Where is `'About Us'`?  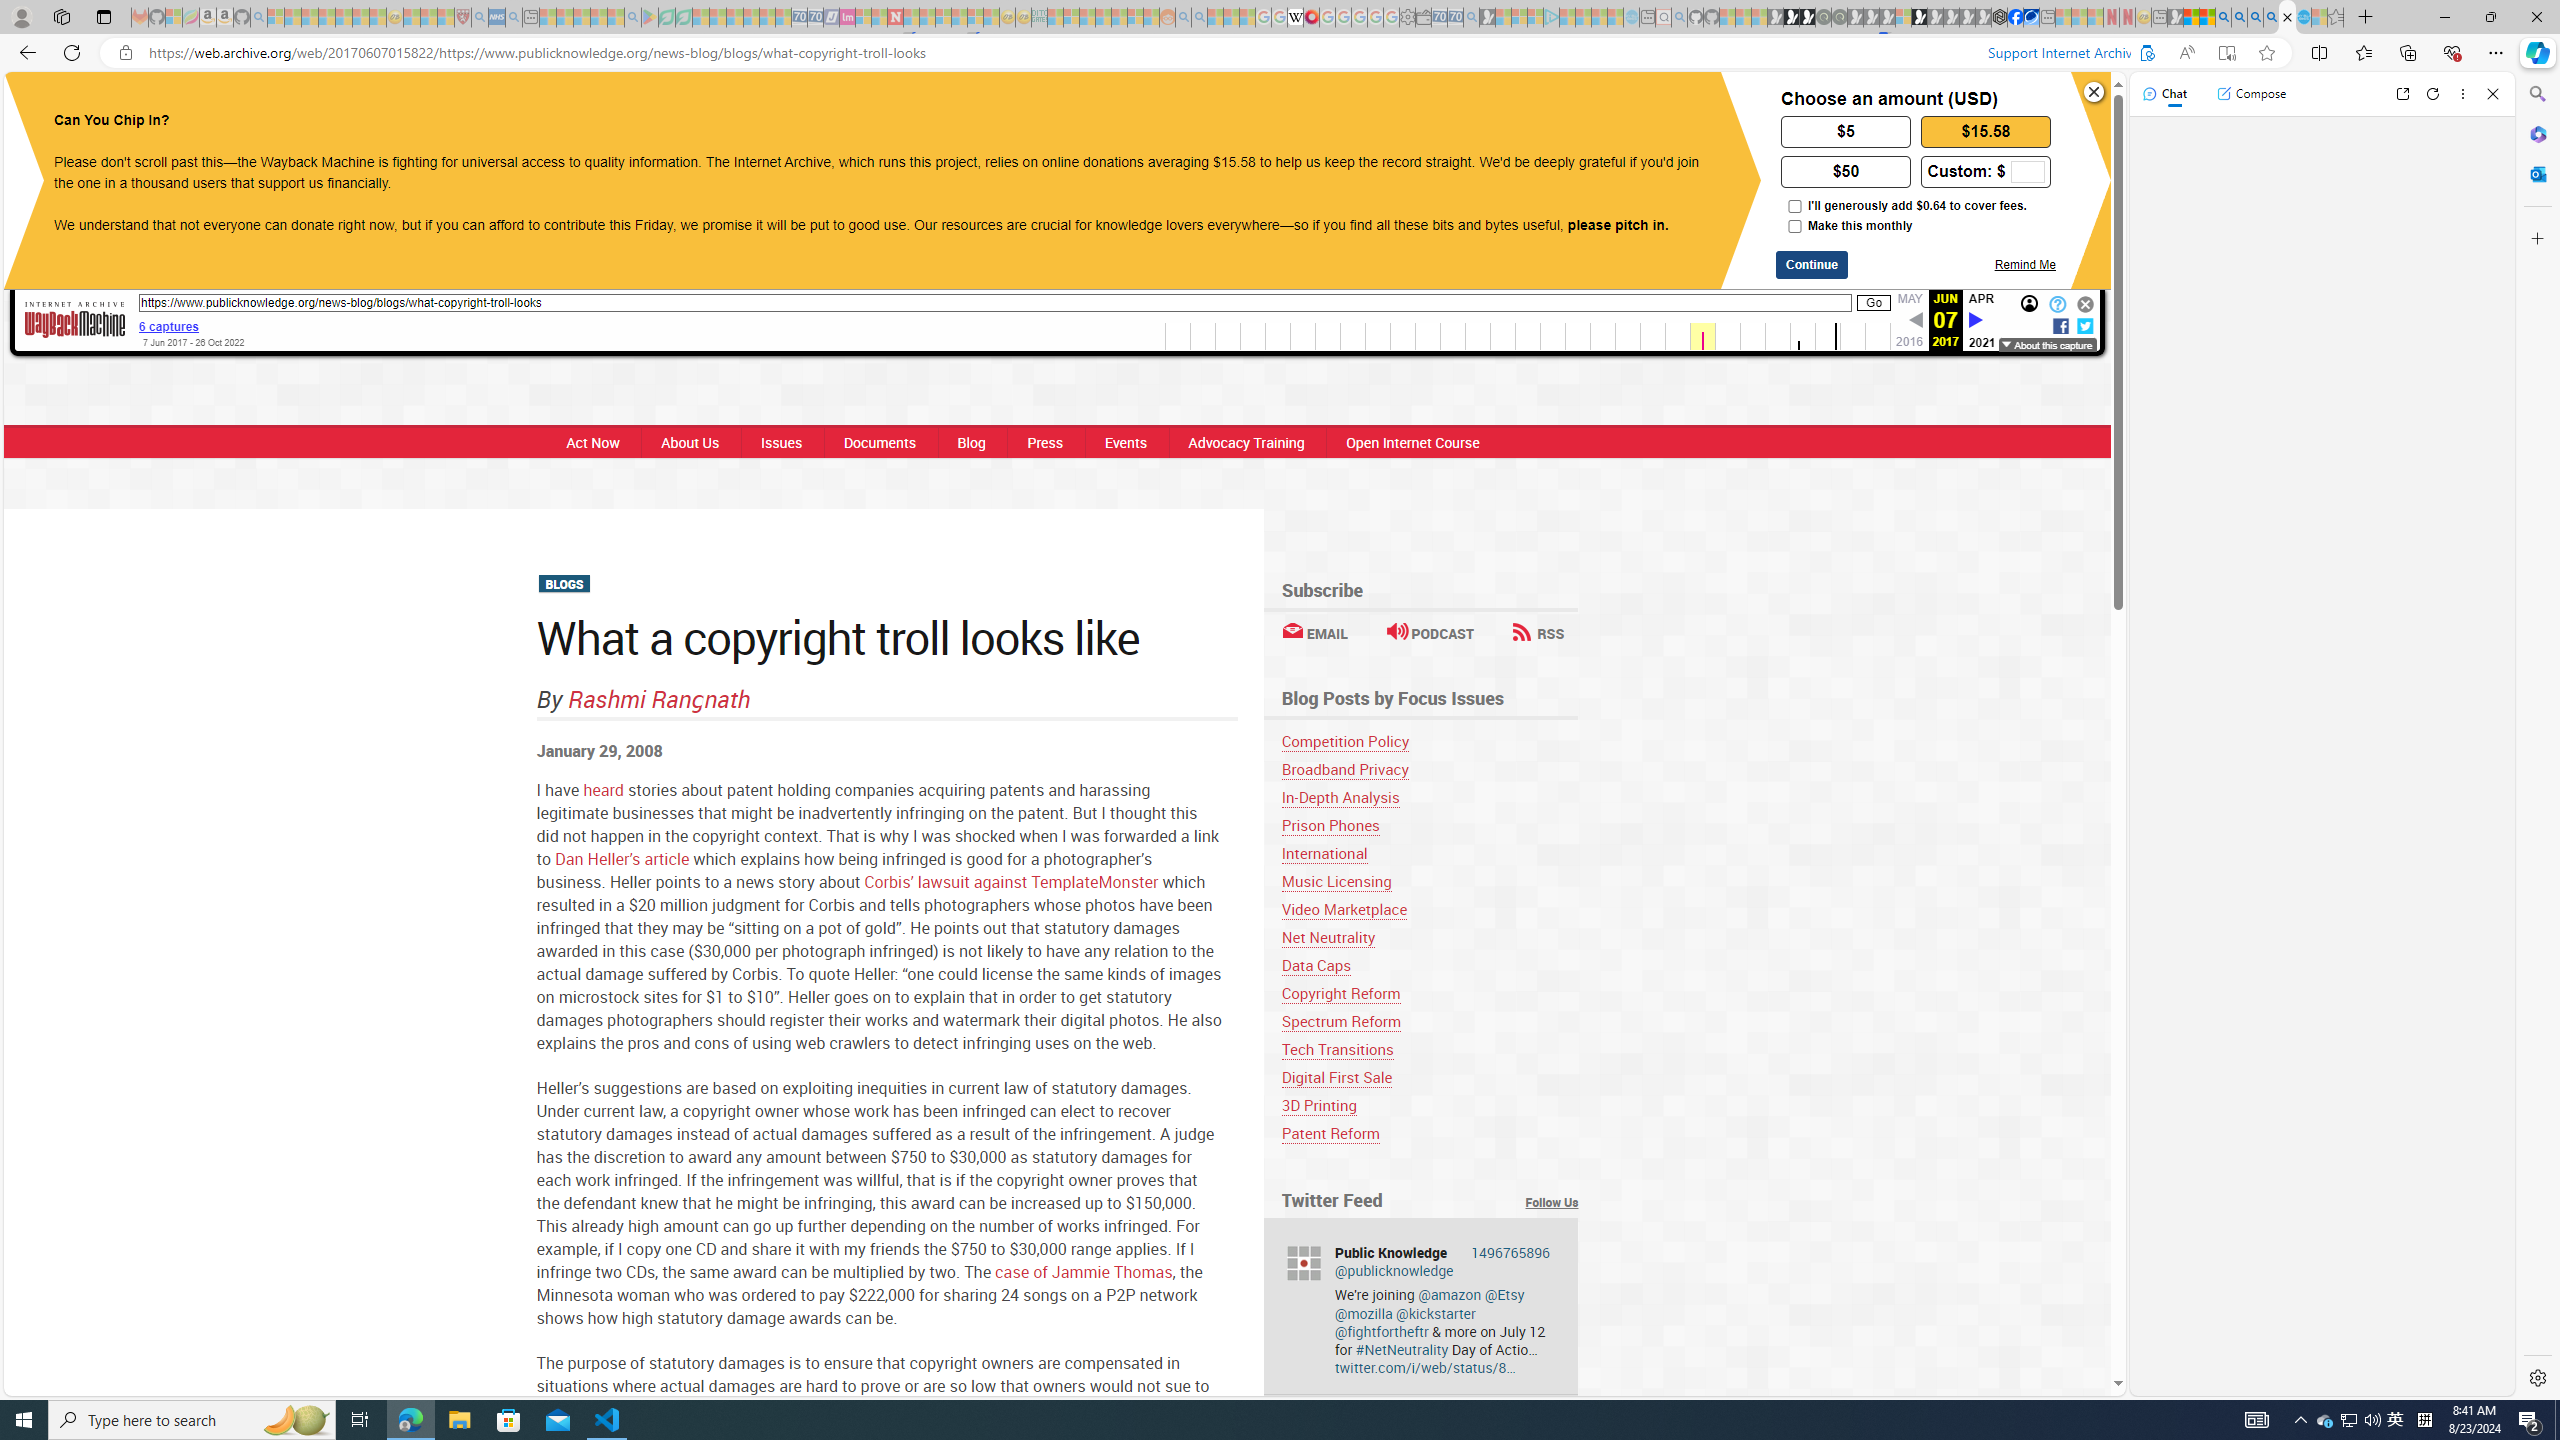
'About Us' is located at coordinates (690, 441).